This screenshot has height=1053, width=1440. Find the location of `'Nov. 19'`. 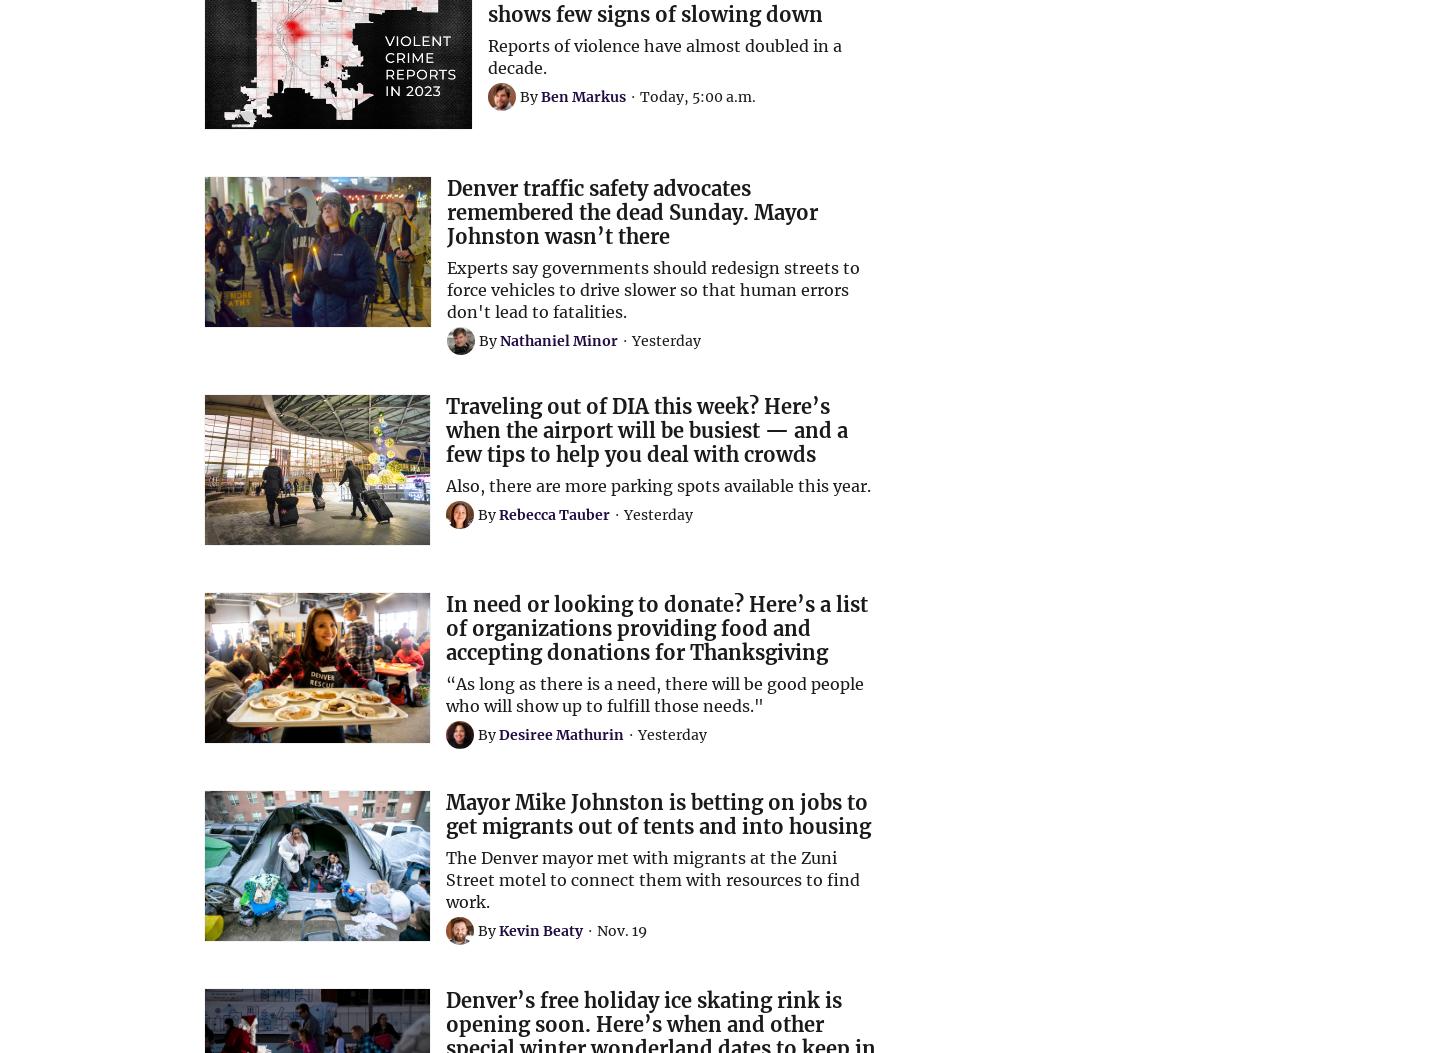

'Nov. 19' is located at coordinates (620, 929).